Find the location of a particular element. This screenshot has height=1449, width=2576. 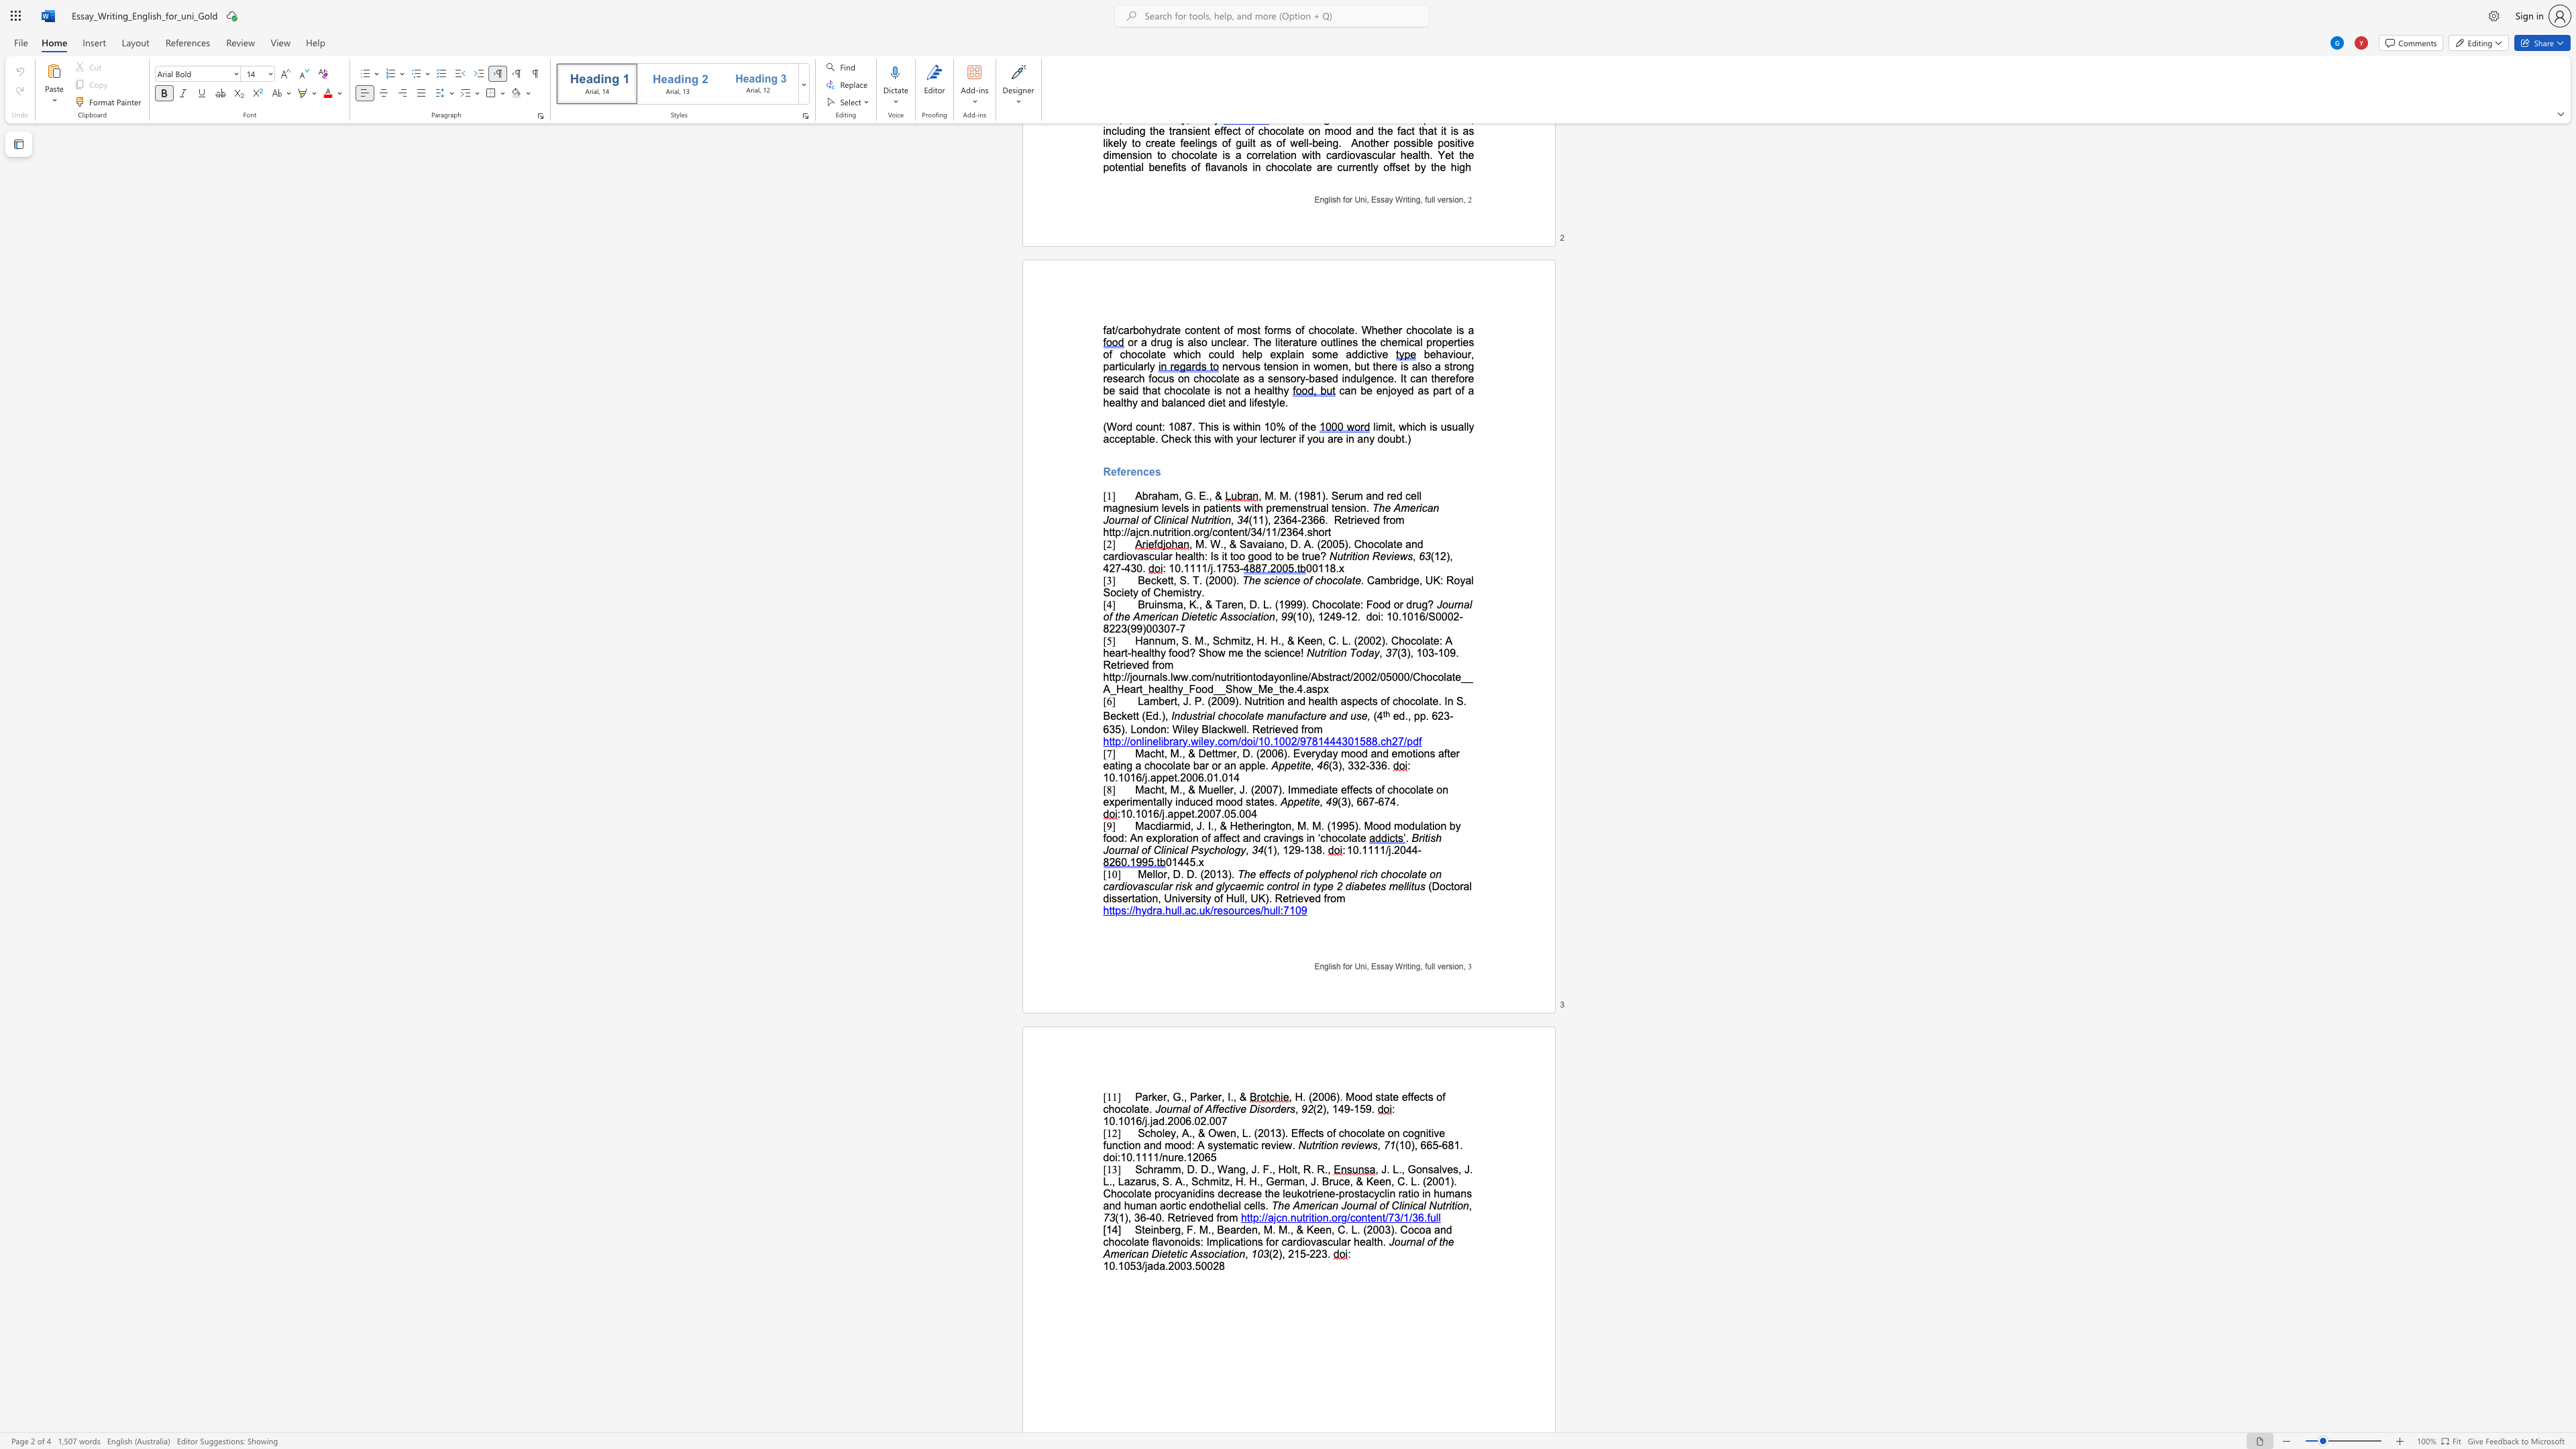

the subset text "0.11" within the text ": 10.1111/j.2044-" is located at coordinates (1352, 850).